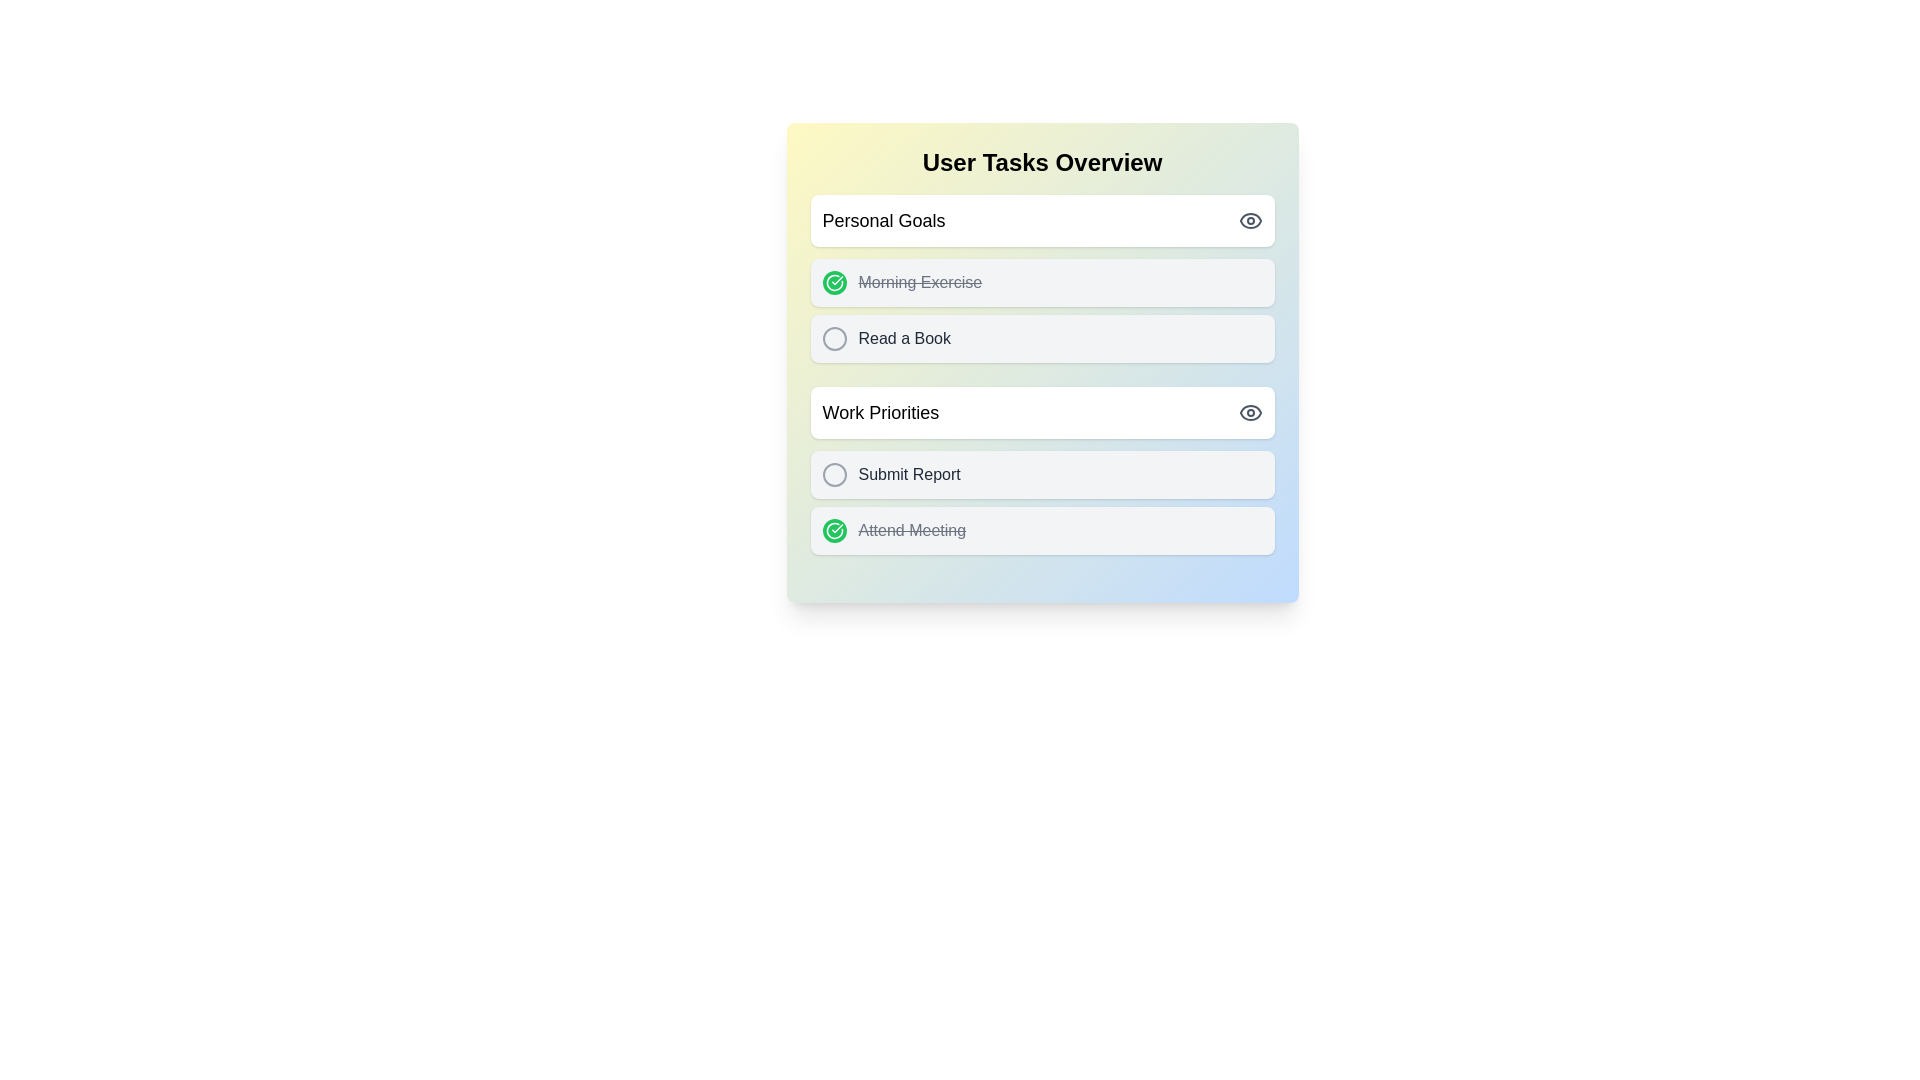 The width and height of the screenshot is (1920, 1080). Describe the element at coordinates (1041, 338) in the screenshot. I see `the List item labeled 'Read a Book' in the 'Personal Goals' section, which is the second item below 'Morning Exercise'` at that location.